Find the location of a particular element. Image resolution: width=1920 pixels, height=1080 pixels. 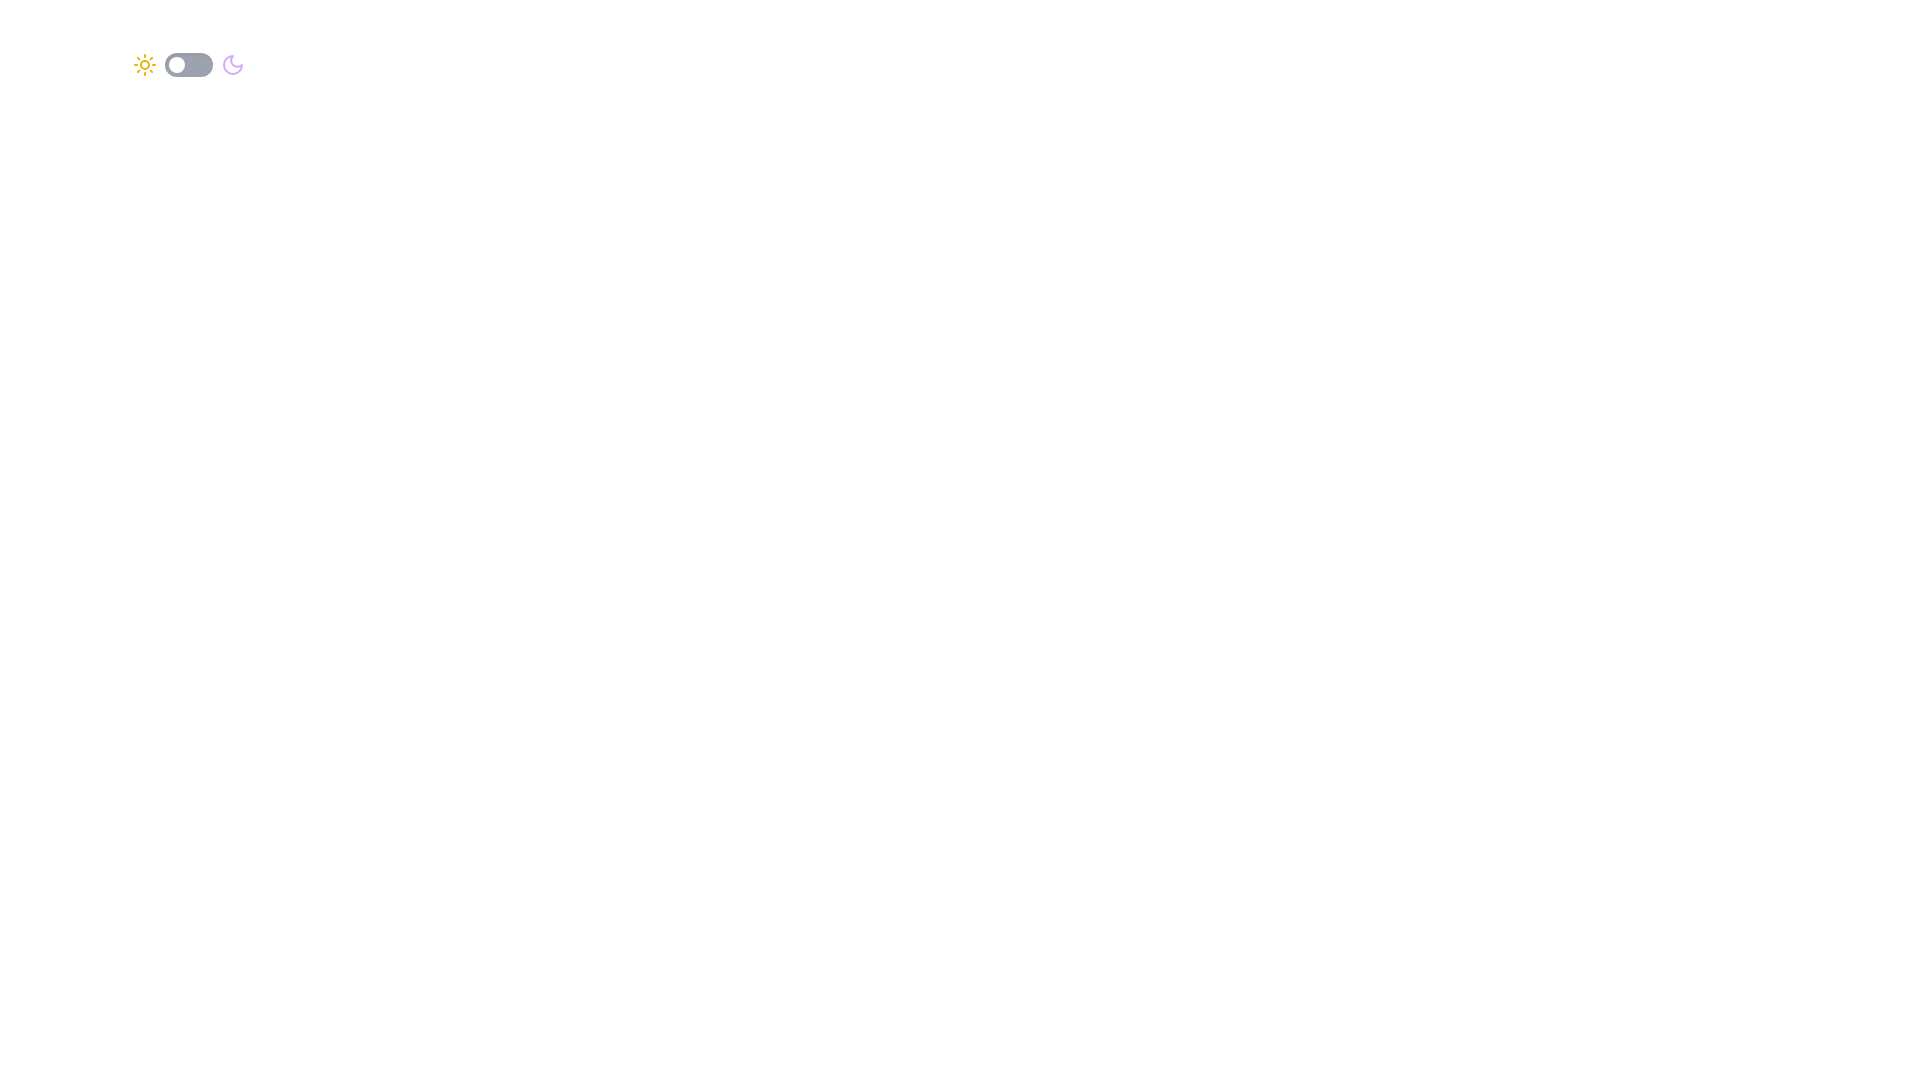

the Toggle Handle, which indicates the inactive state of the toggle switch and allows user interaction is located at coordinates (177, 64).